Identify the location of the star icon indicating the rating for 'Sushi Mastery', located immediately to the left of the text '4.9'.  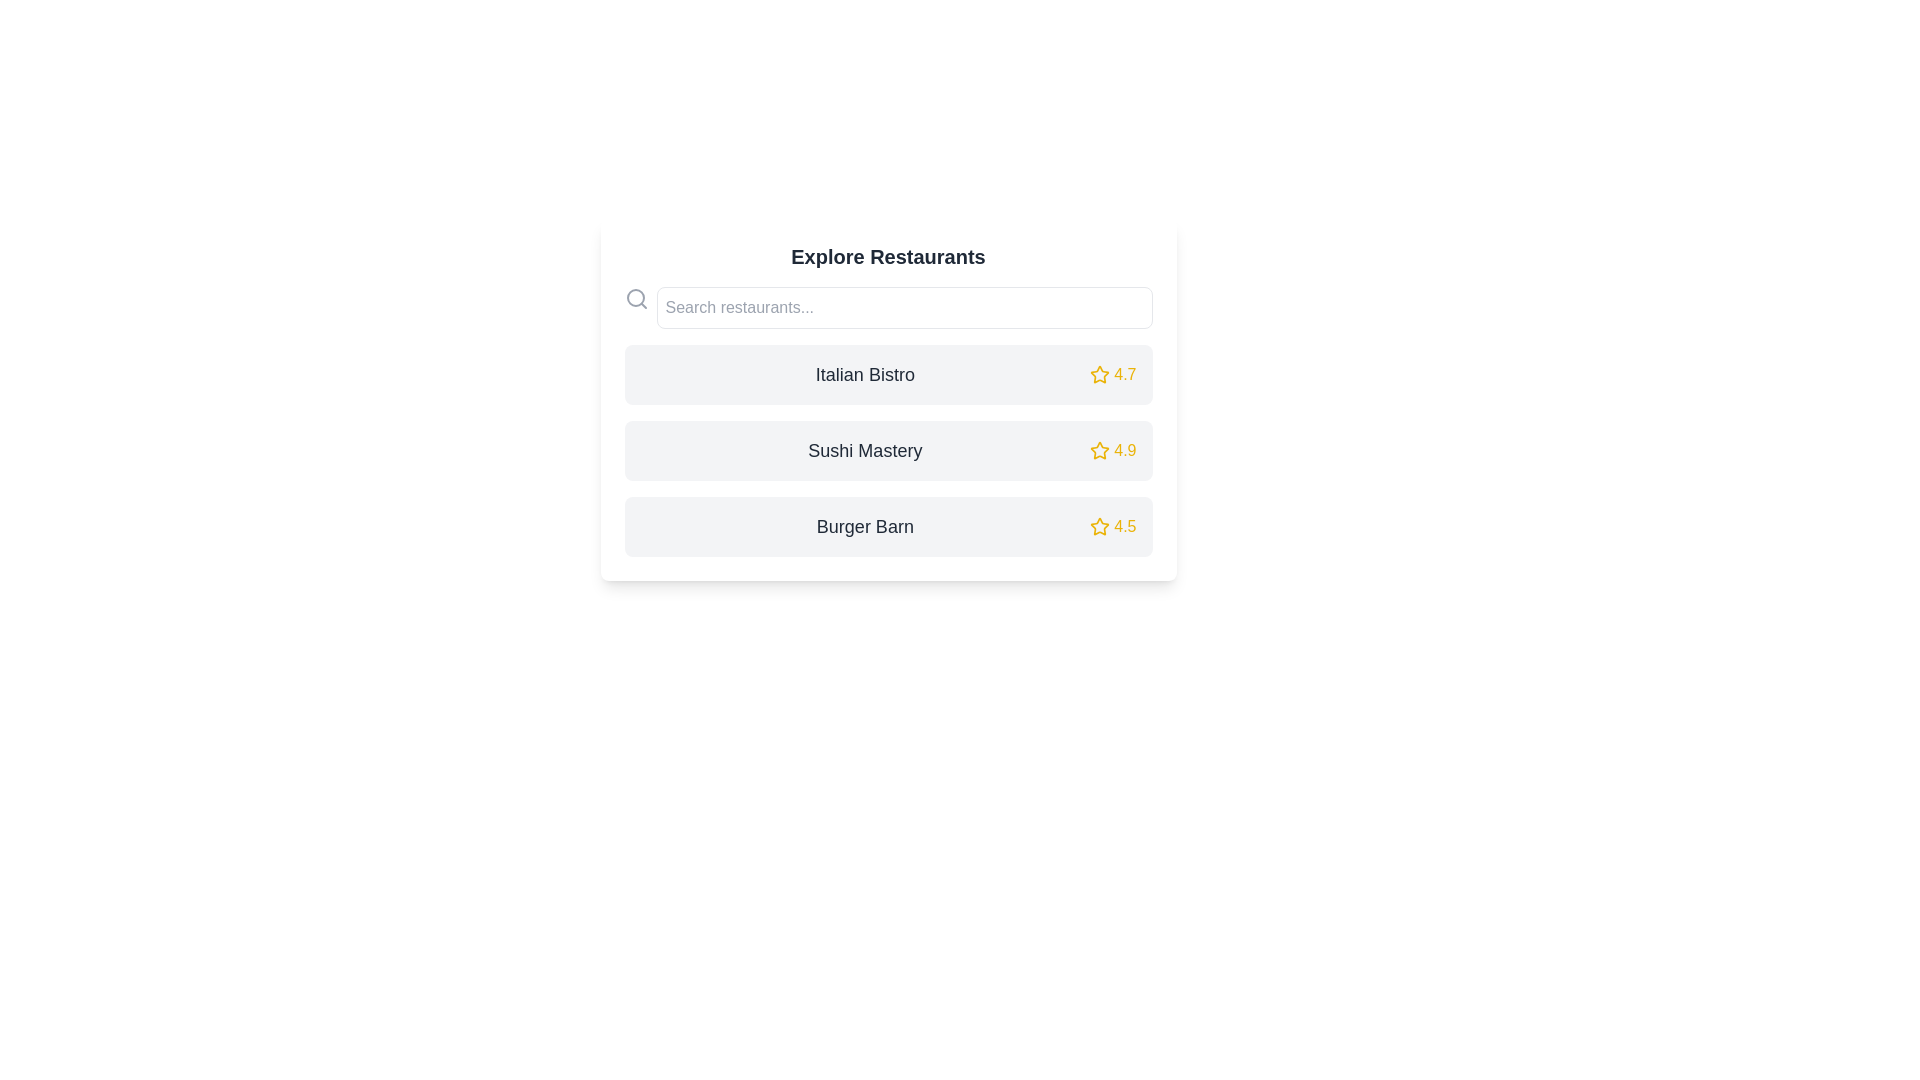
(1099, 451).